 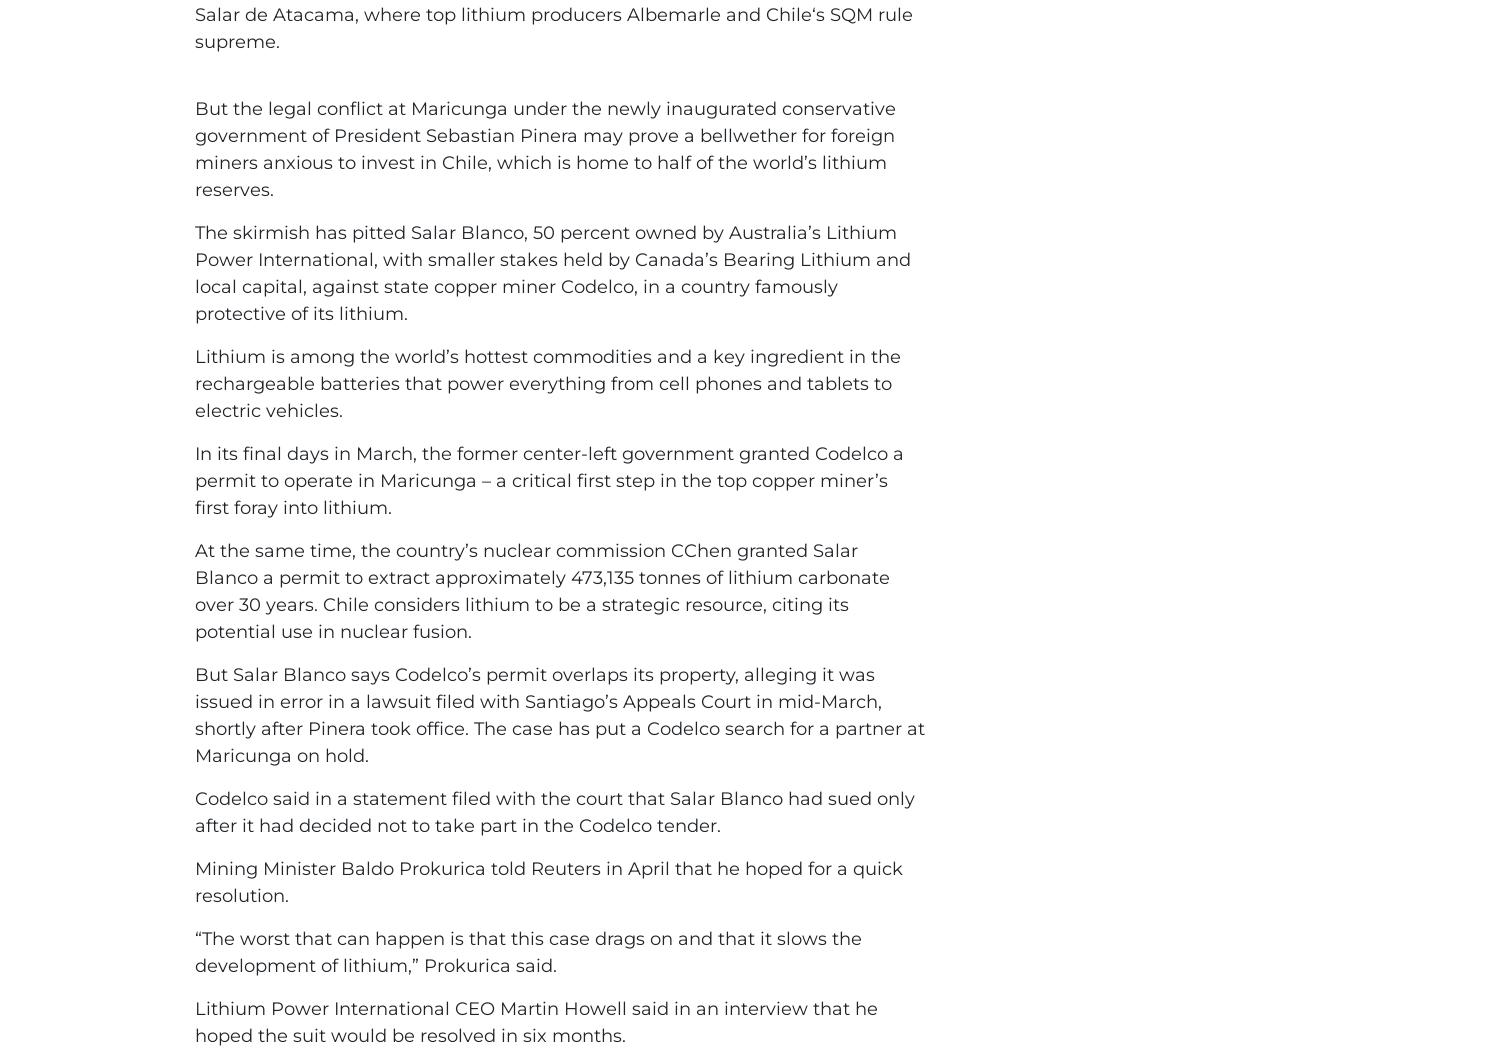 What do you see at coordinates (549, 480) in the screenshot?
I see `'In its final days in March, the former center-left government granted Codelco a permit to operate in Maricunga – a critical first step in the top copper miner’s first foray into lithium.'` at bounding box center [549, 480].